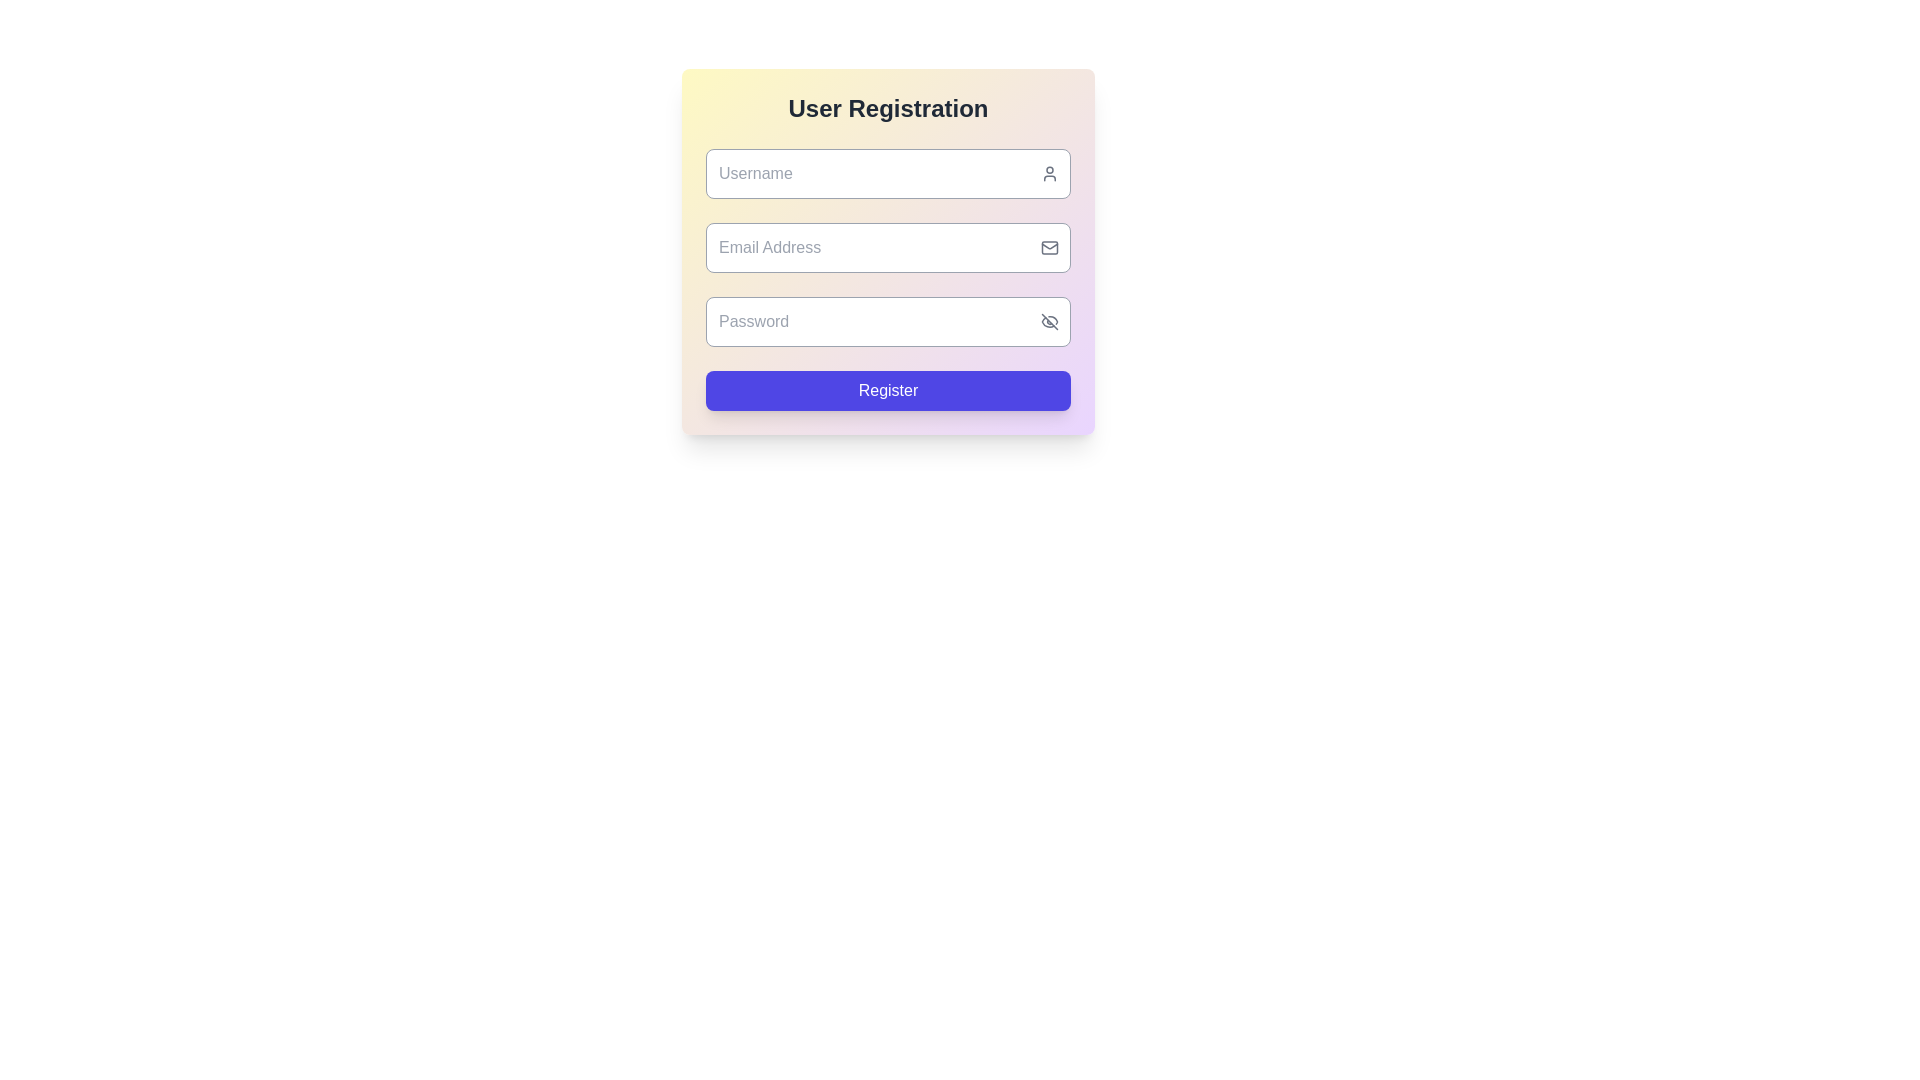 This screenshot has height=1080, width=1920. What do you see at coordinates (887, 280) in the screenshot?
I see `the input fields of the registration form located centrally beneath the 'User Registration' heading to type in user information` at bounding box center [887, 280].